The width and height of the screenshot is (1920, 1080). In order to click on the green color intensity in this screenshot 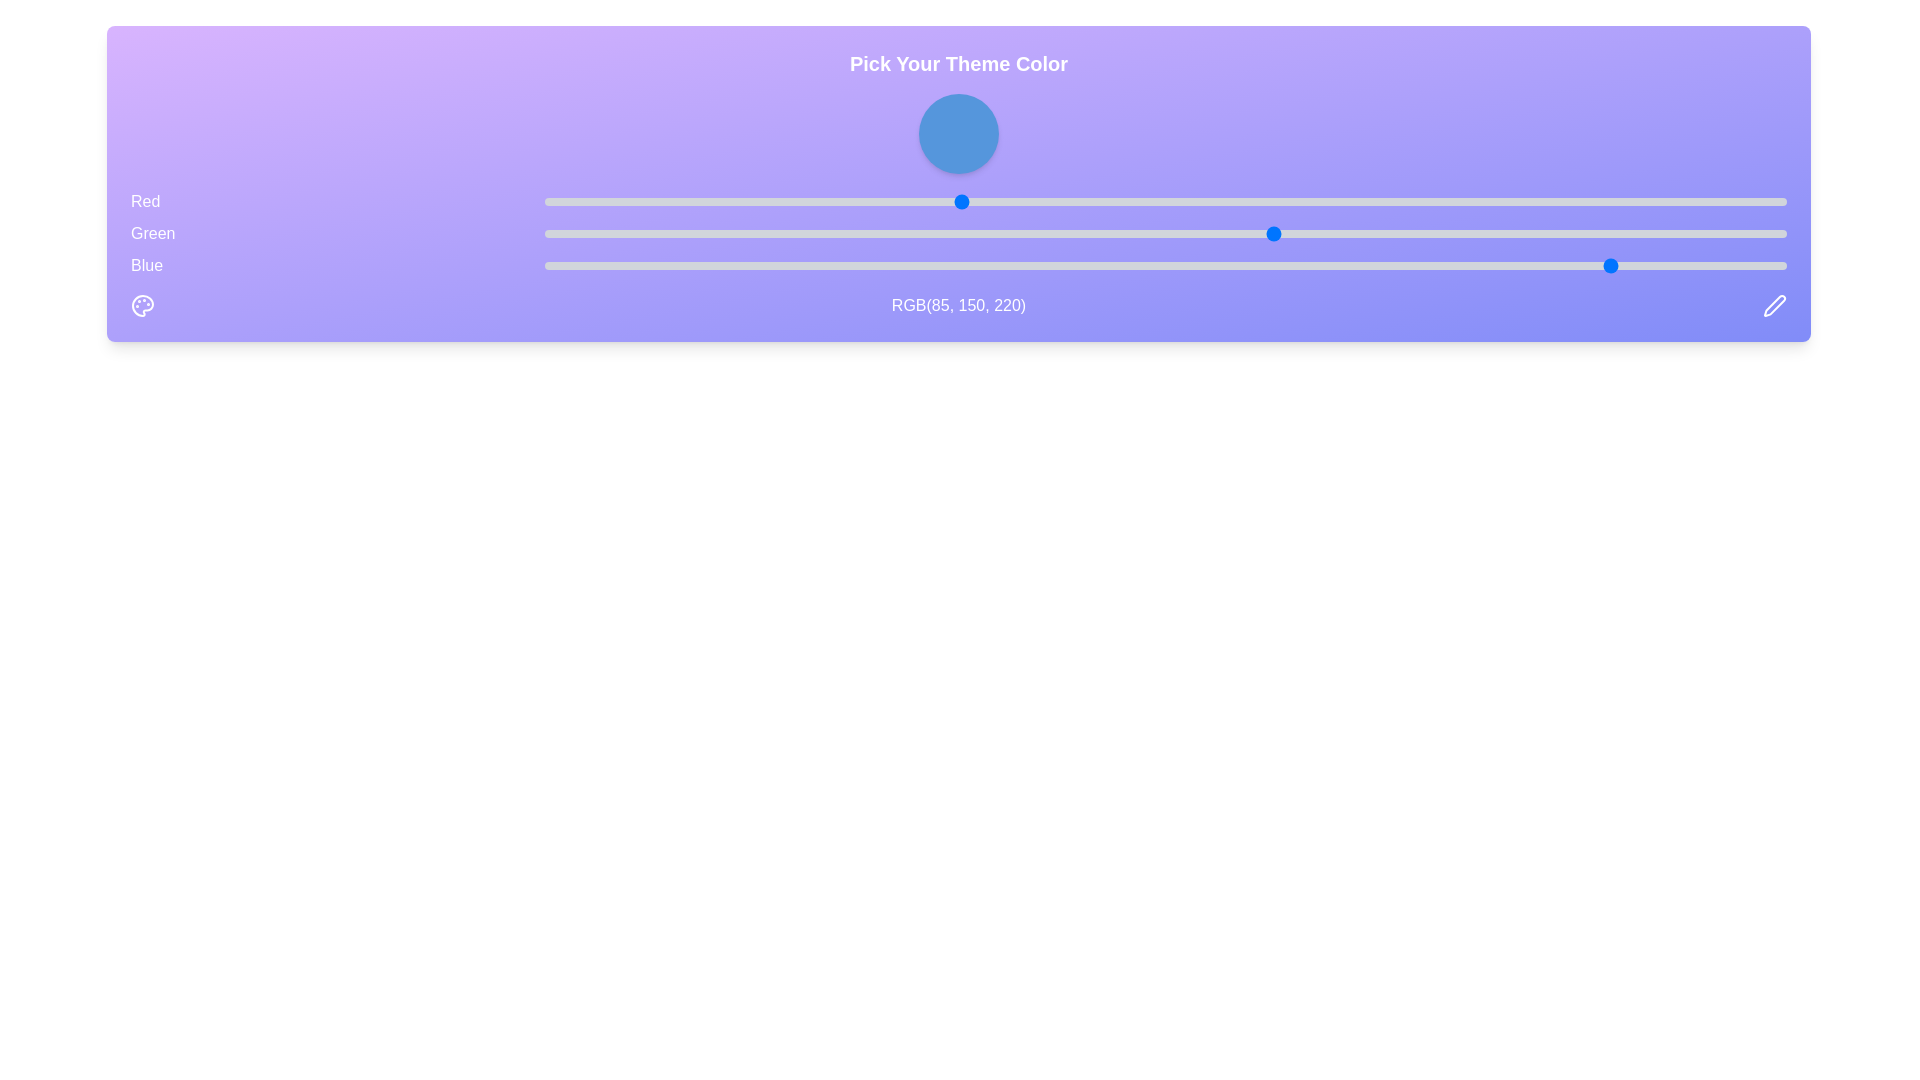, I will do `click(1470, 233)`.